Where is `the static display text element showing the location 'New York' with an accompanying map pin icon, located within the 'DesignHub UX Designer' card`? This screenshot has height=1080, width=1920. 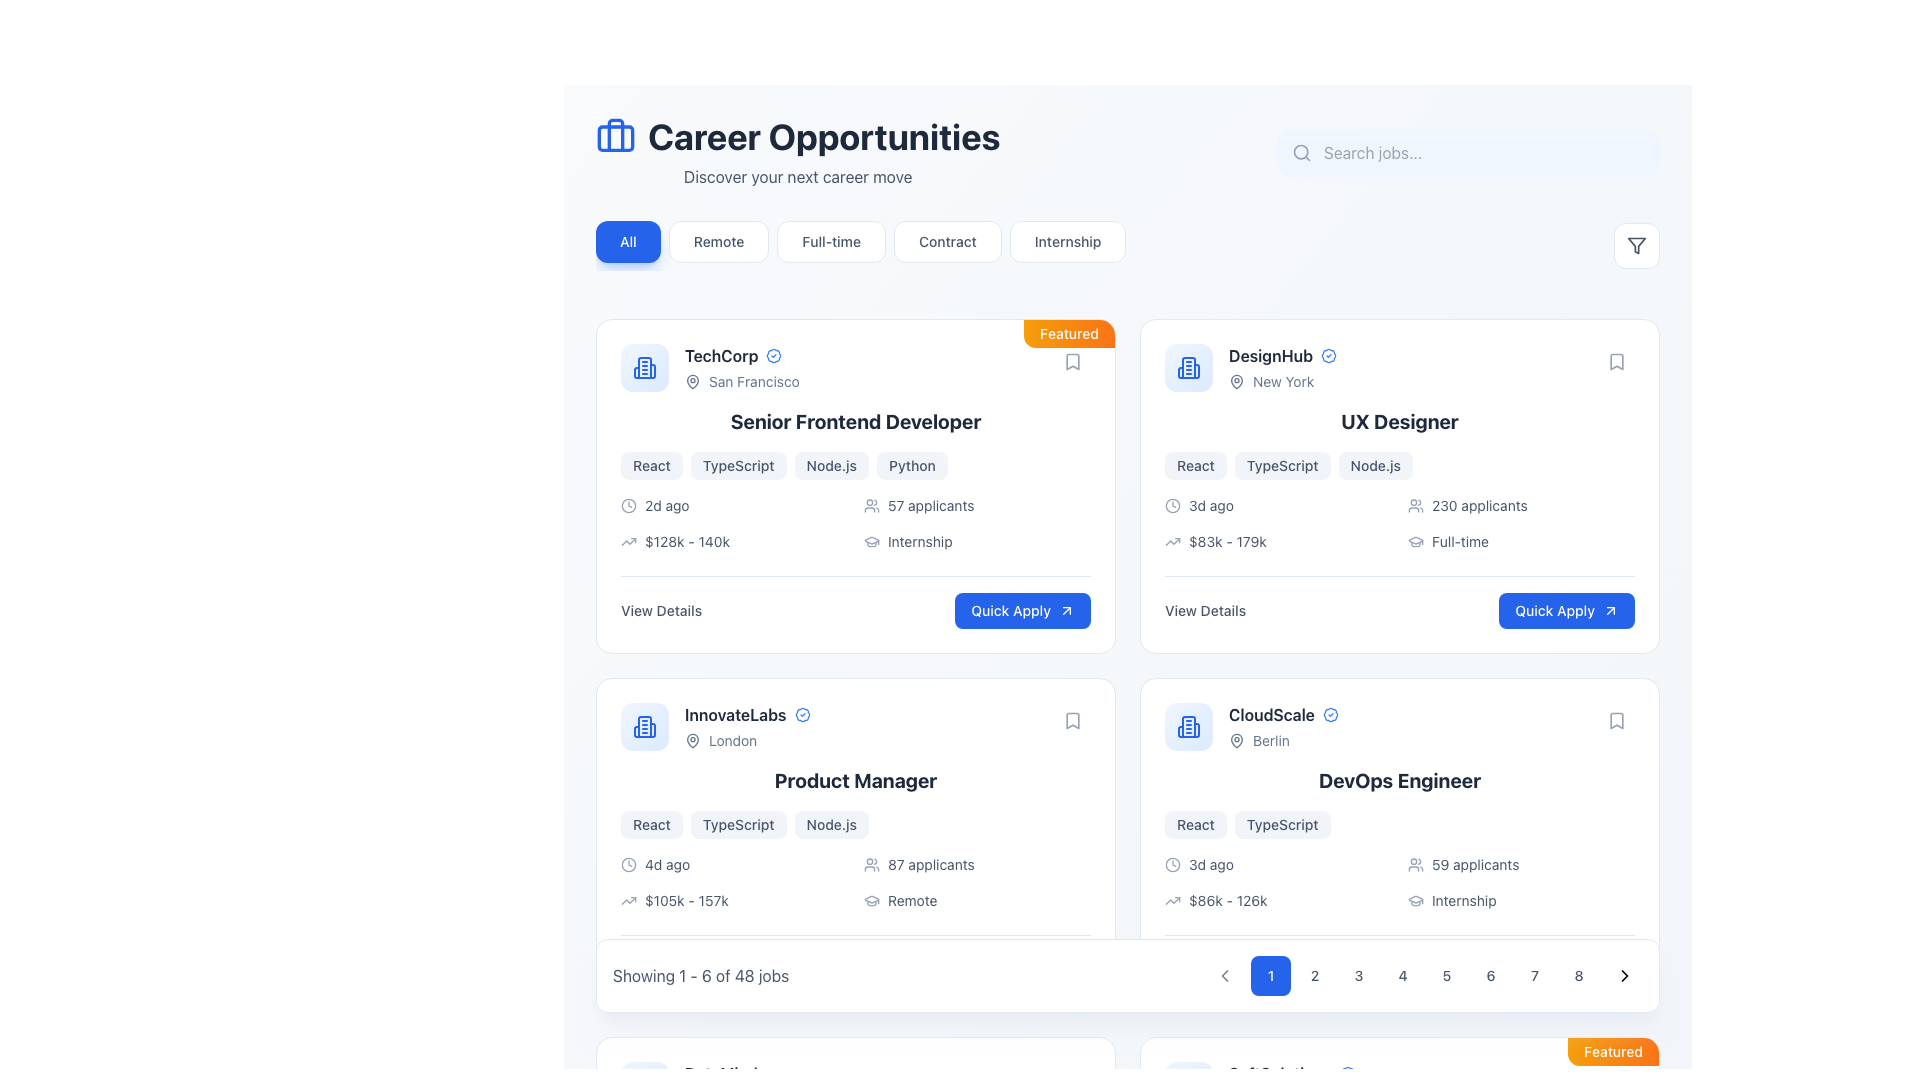 the static display text element showing the location 'New York' with an accompanying map pin icon, located within the 'DesignHub UX Designer' card is located at coordinates (1282, 381).